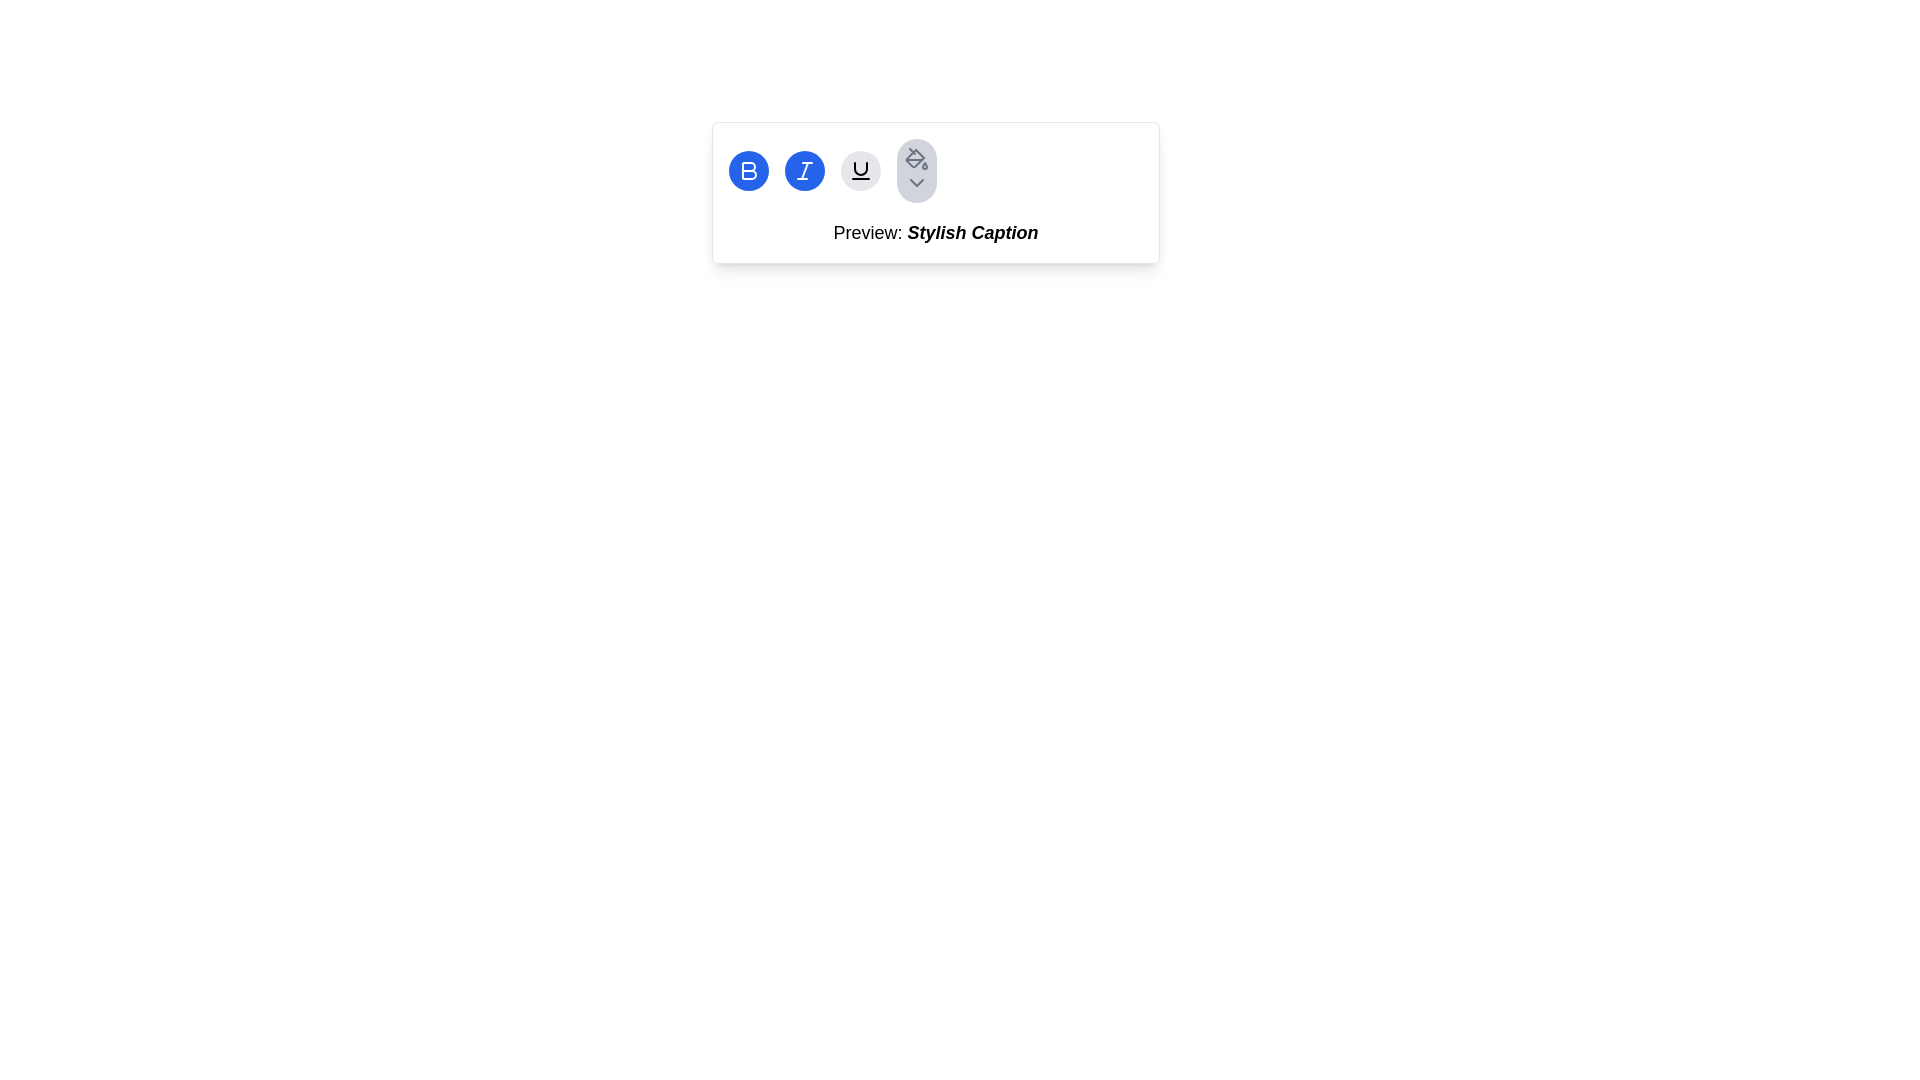 The image size is (1920, 1080). I want to click on the italic toggle button located second from the left in the horizontal menu, so click(805, 169).